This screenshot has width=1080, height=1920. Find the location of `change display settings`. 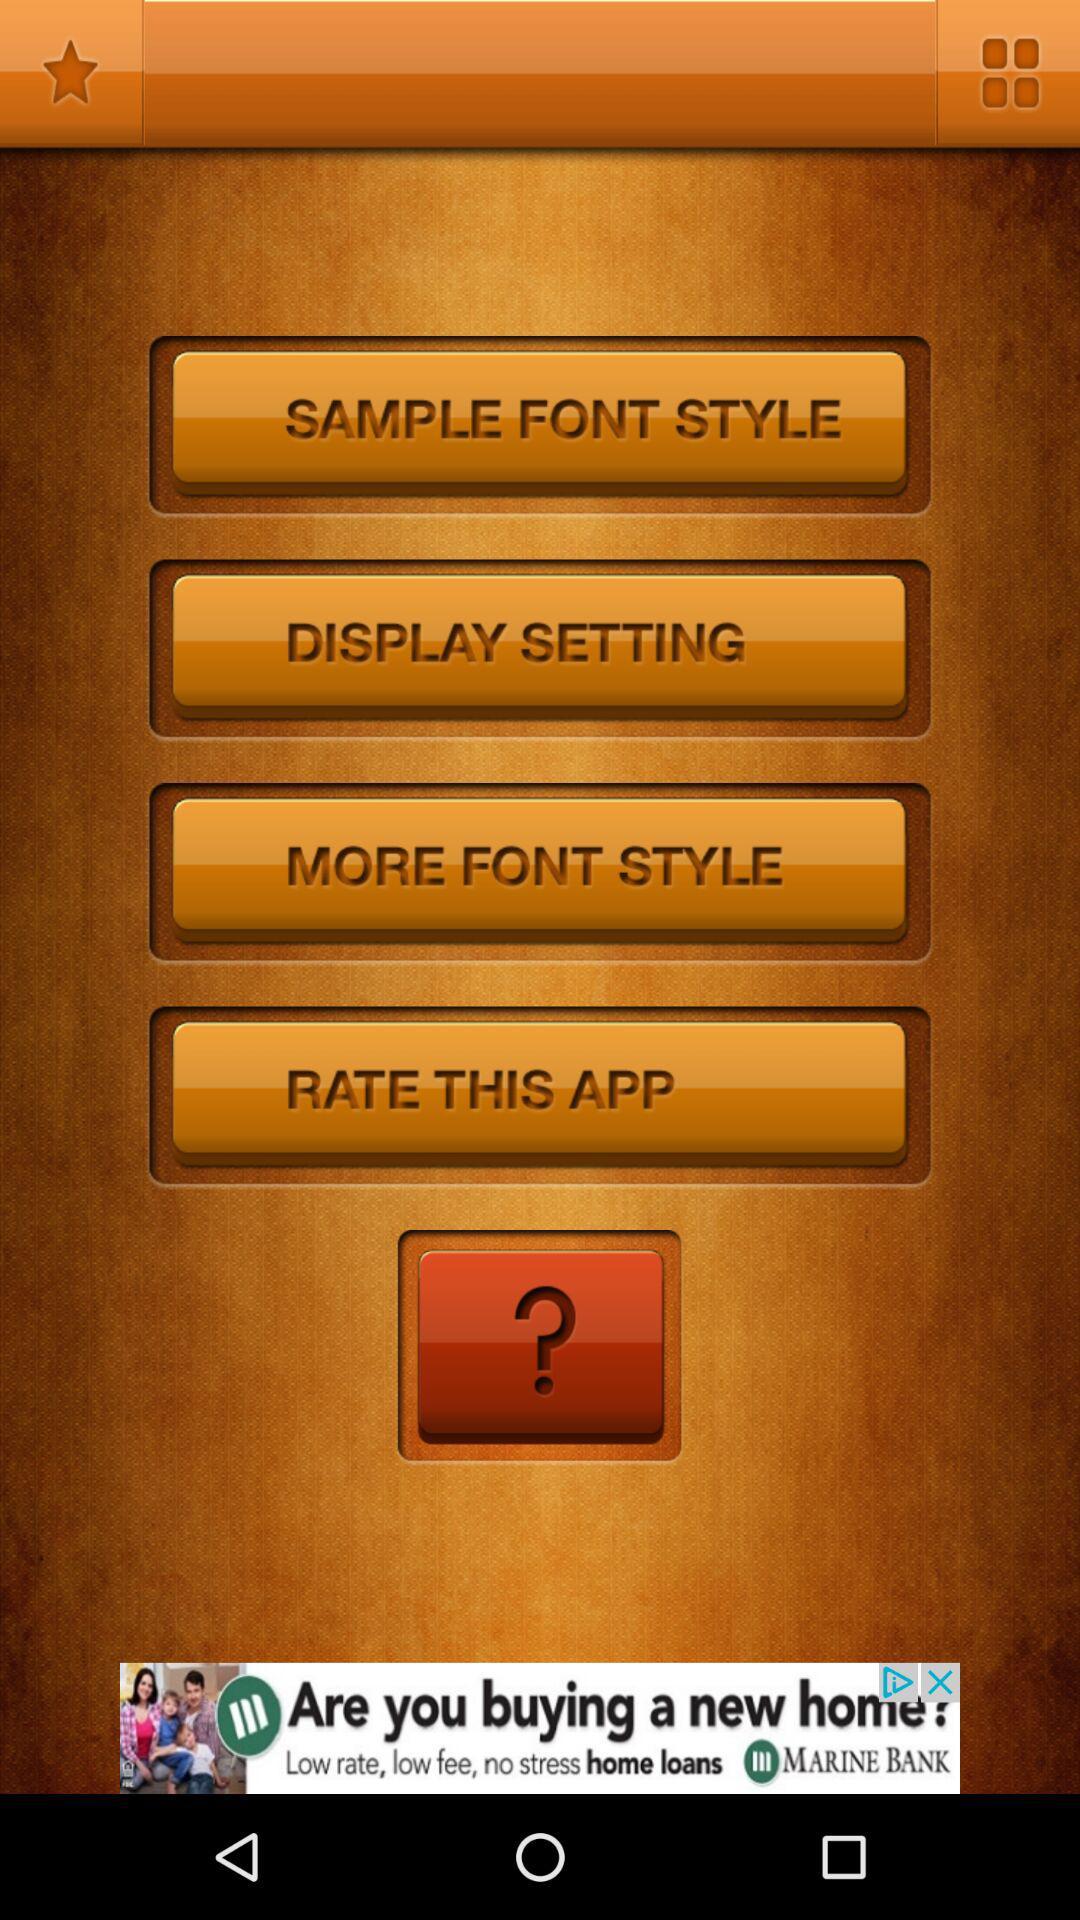

change display settings is located at coordinates (540, 651).